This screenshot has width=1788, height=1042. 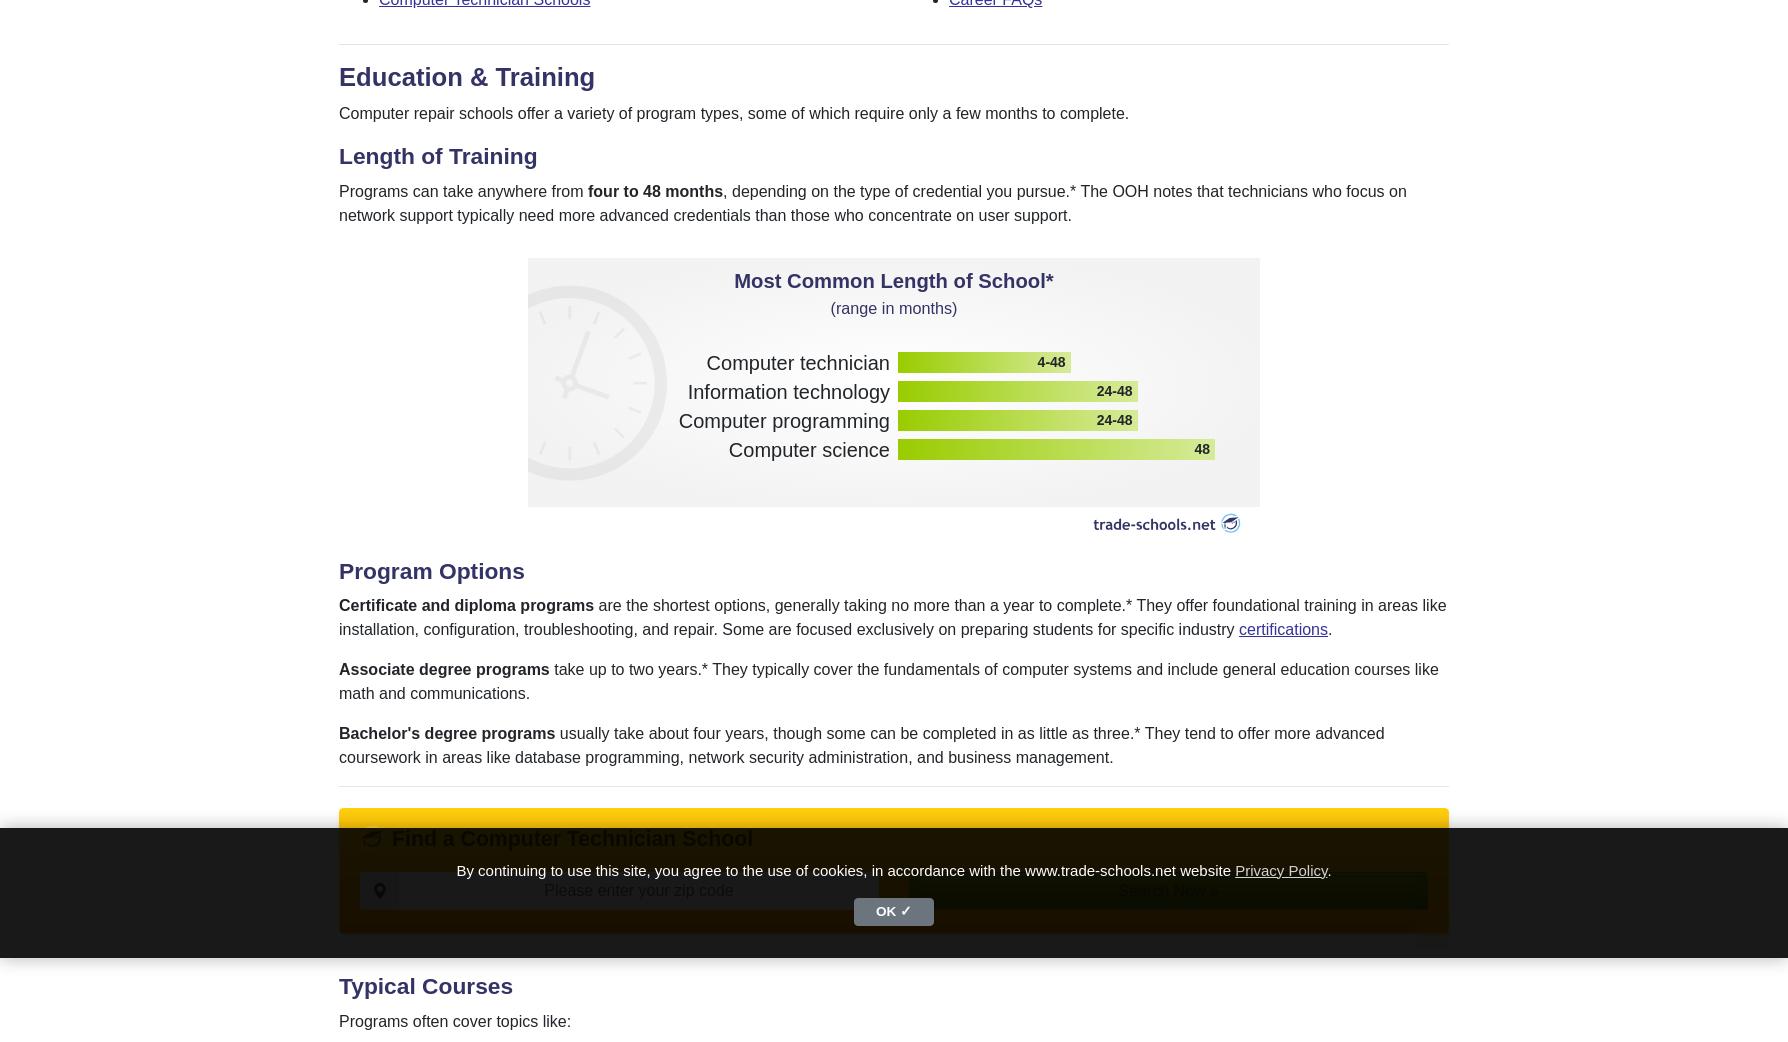 What do you see at coordinates (430, 568) in the screenshot?
I see `'Program Options'` at bounding box center [430, 568].